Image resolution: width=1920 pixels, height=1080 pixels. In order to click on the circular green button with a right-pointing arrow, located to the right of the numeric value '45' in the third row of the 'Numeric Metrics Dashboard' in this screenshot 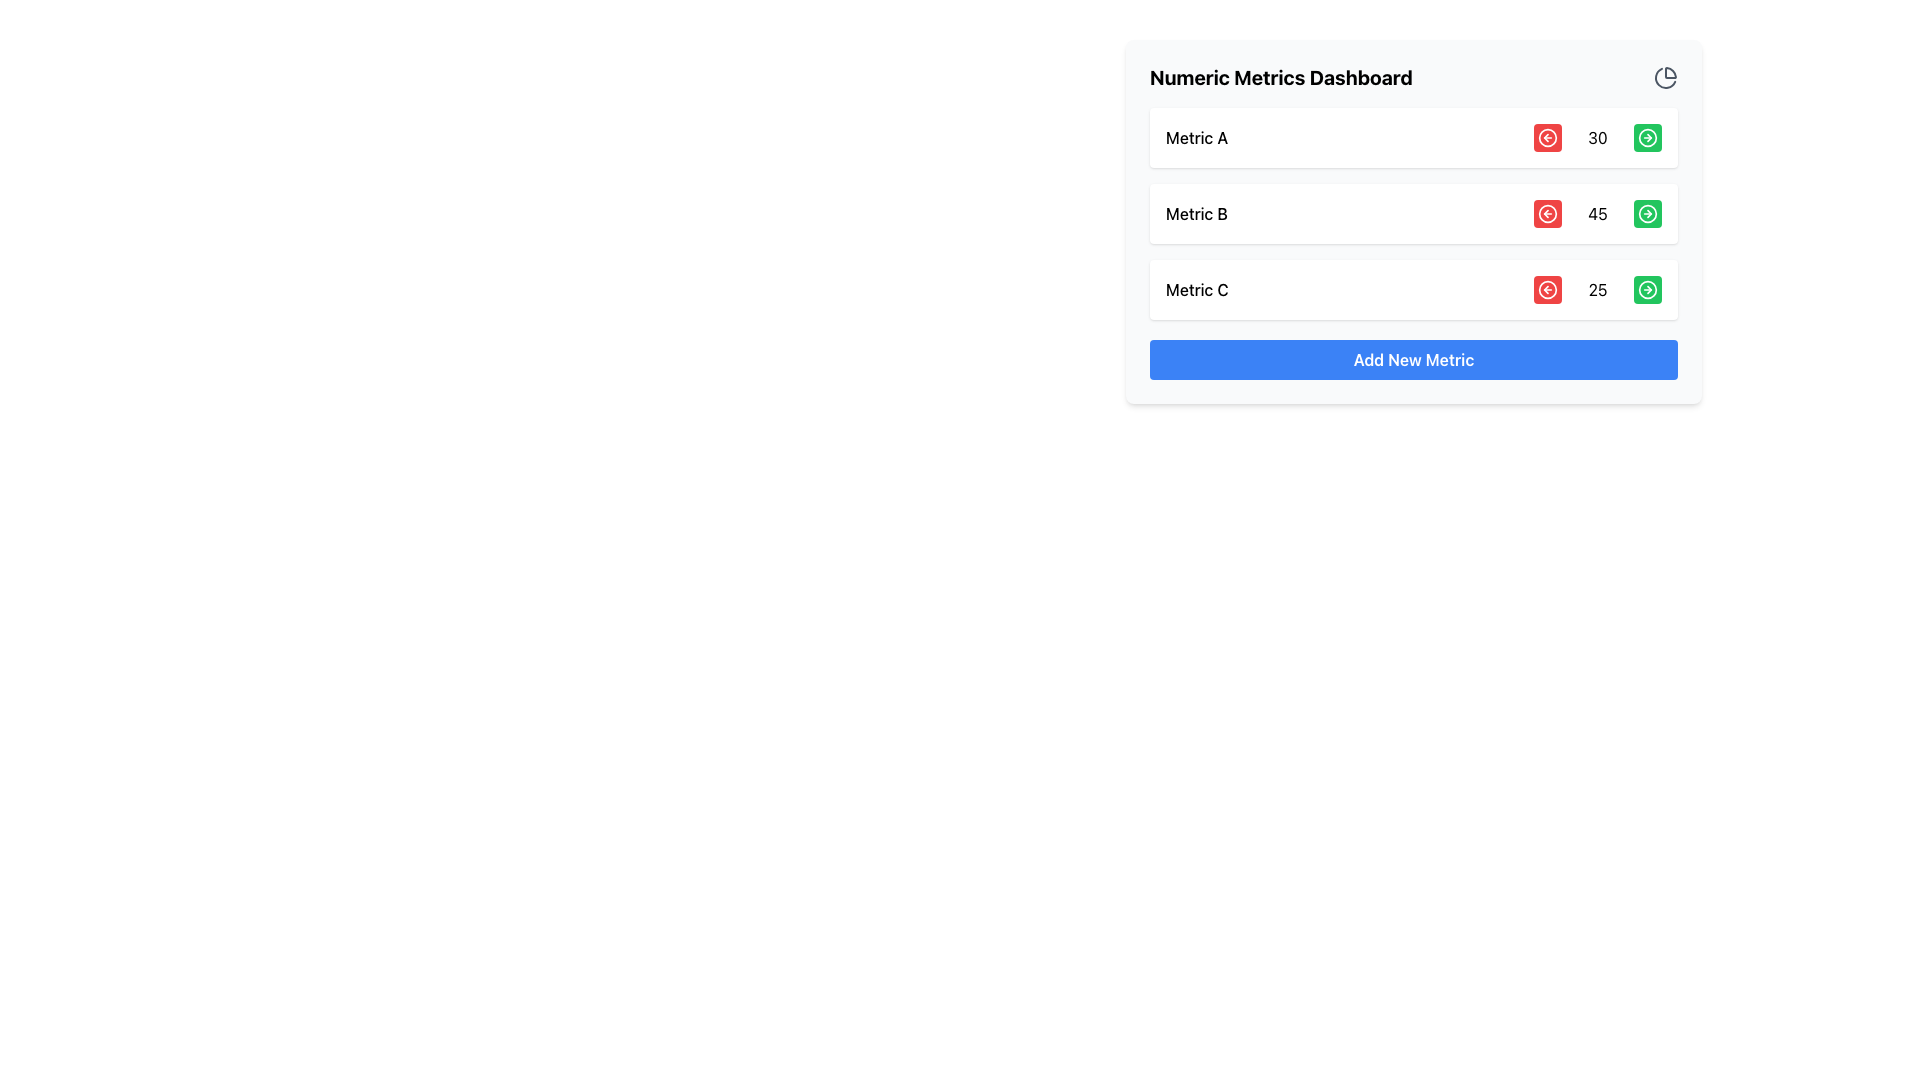, I will do `click(1647, 213)`.